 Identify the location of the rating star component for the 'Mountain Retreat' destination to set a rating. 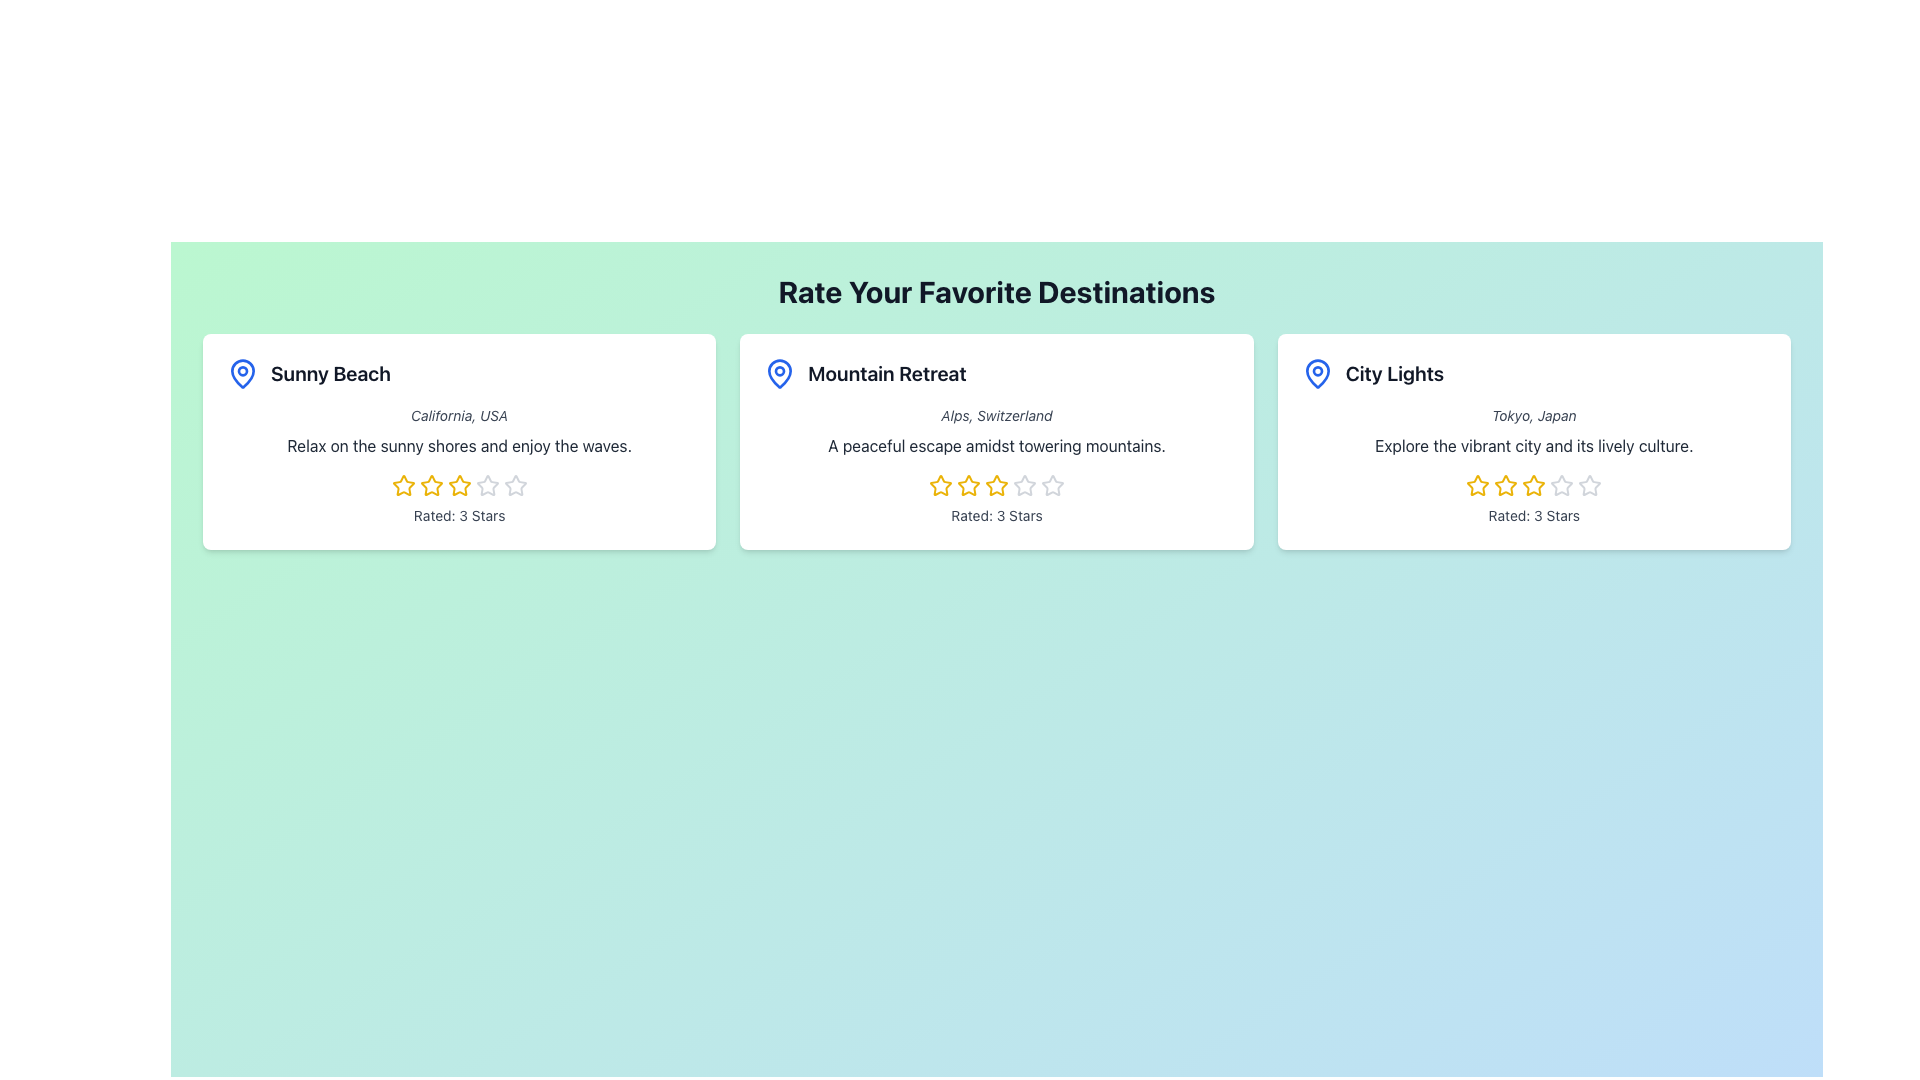
(997, 486).